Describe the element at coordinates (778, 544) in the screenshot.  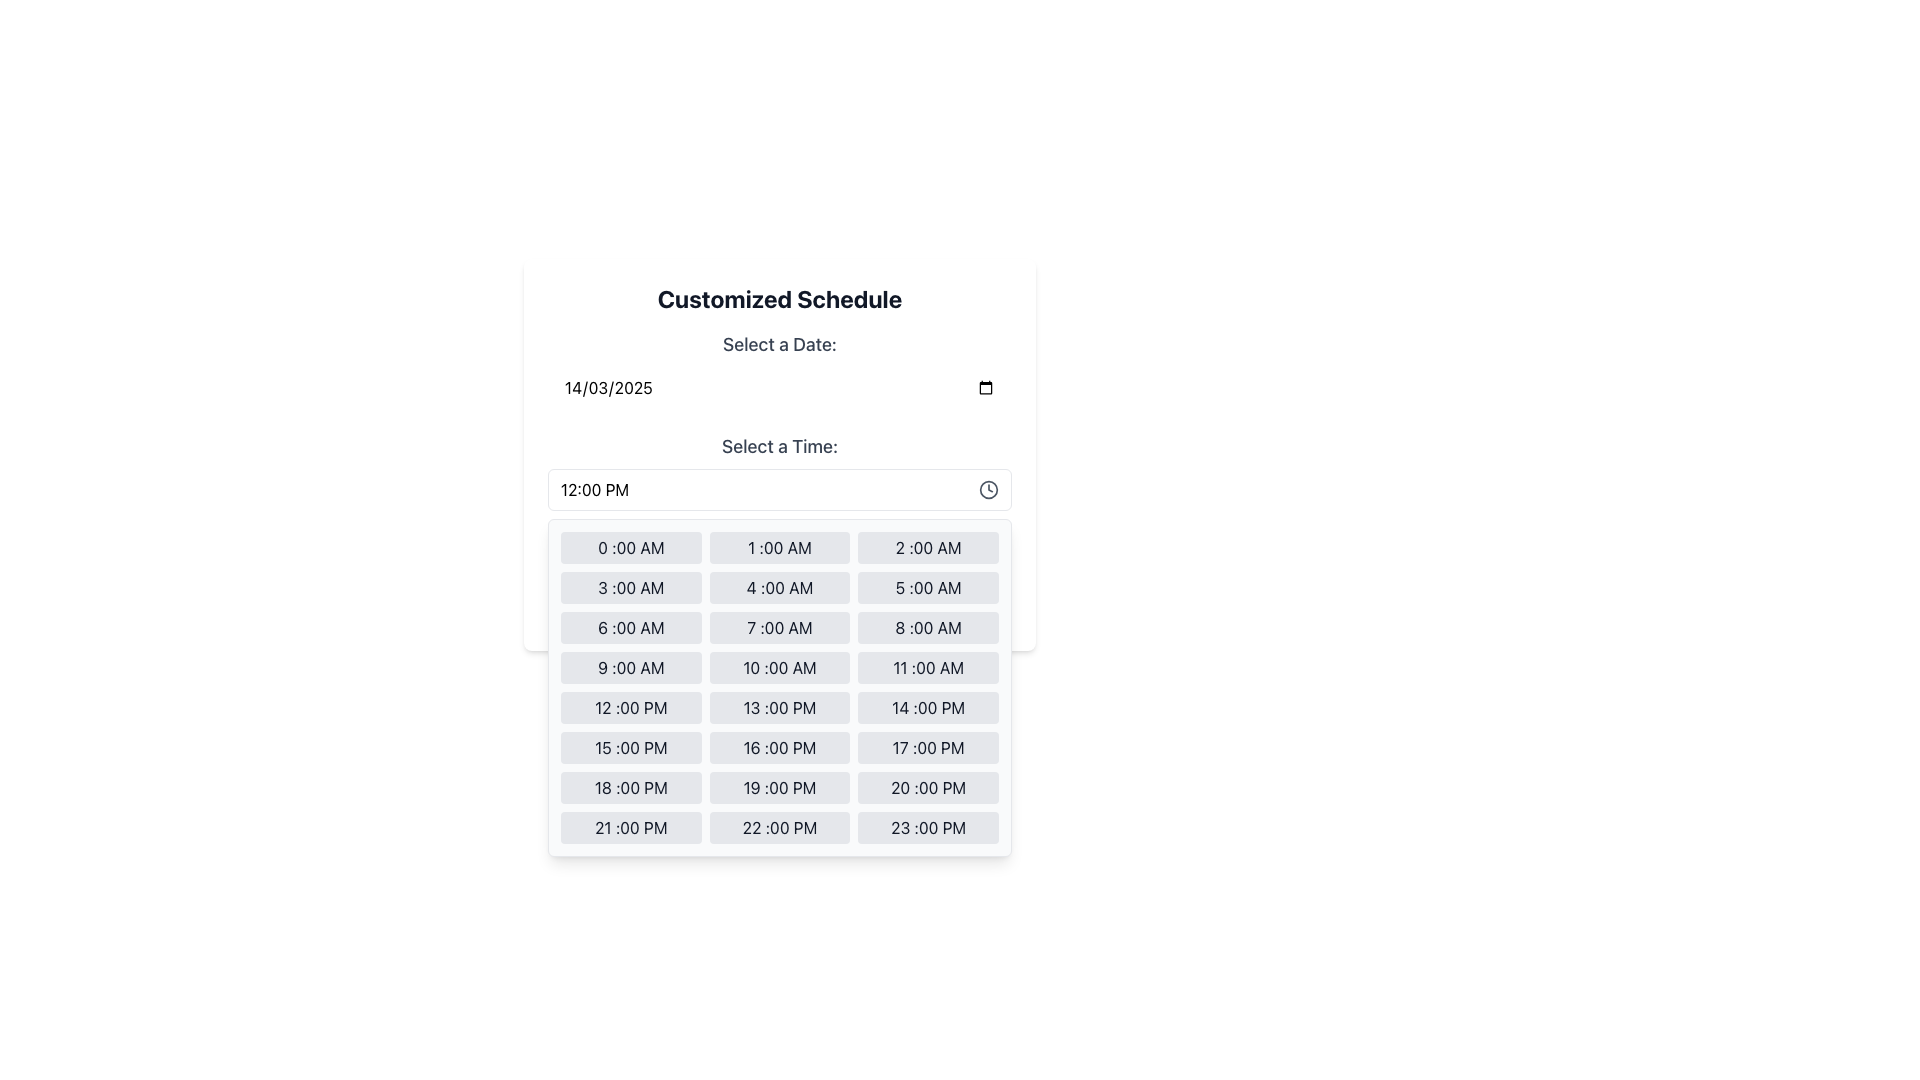
I see `the centered gray text label that says 'Confirm your schedule to proceed.', which is located below the time options and above the confirmation button in the 'Customized Schedule' card interface` at that location.